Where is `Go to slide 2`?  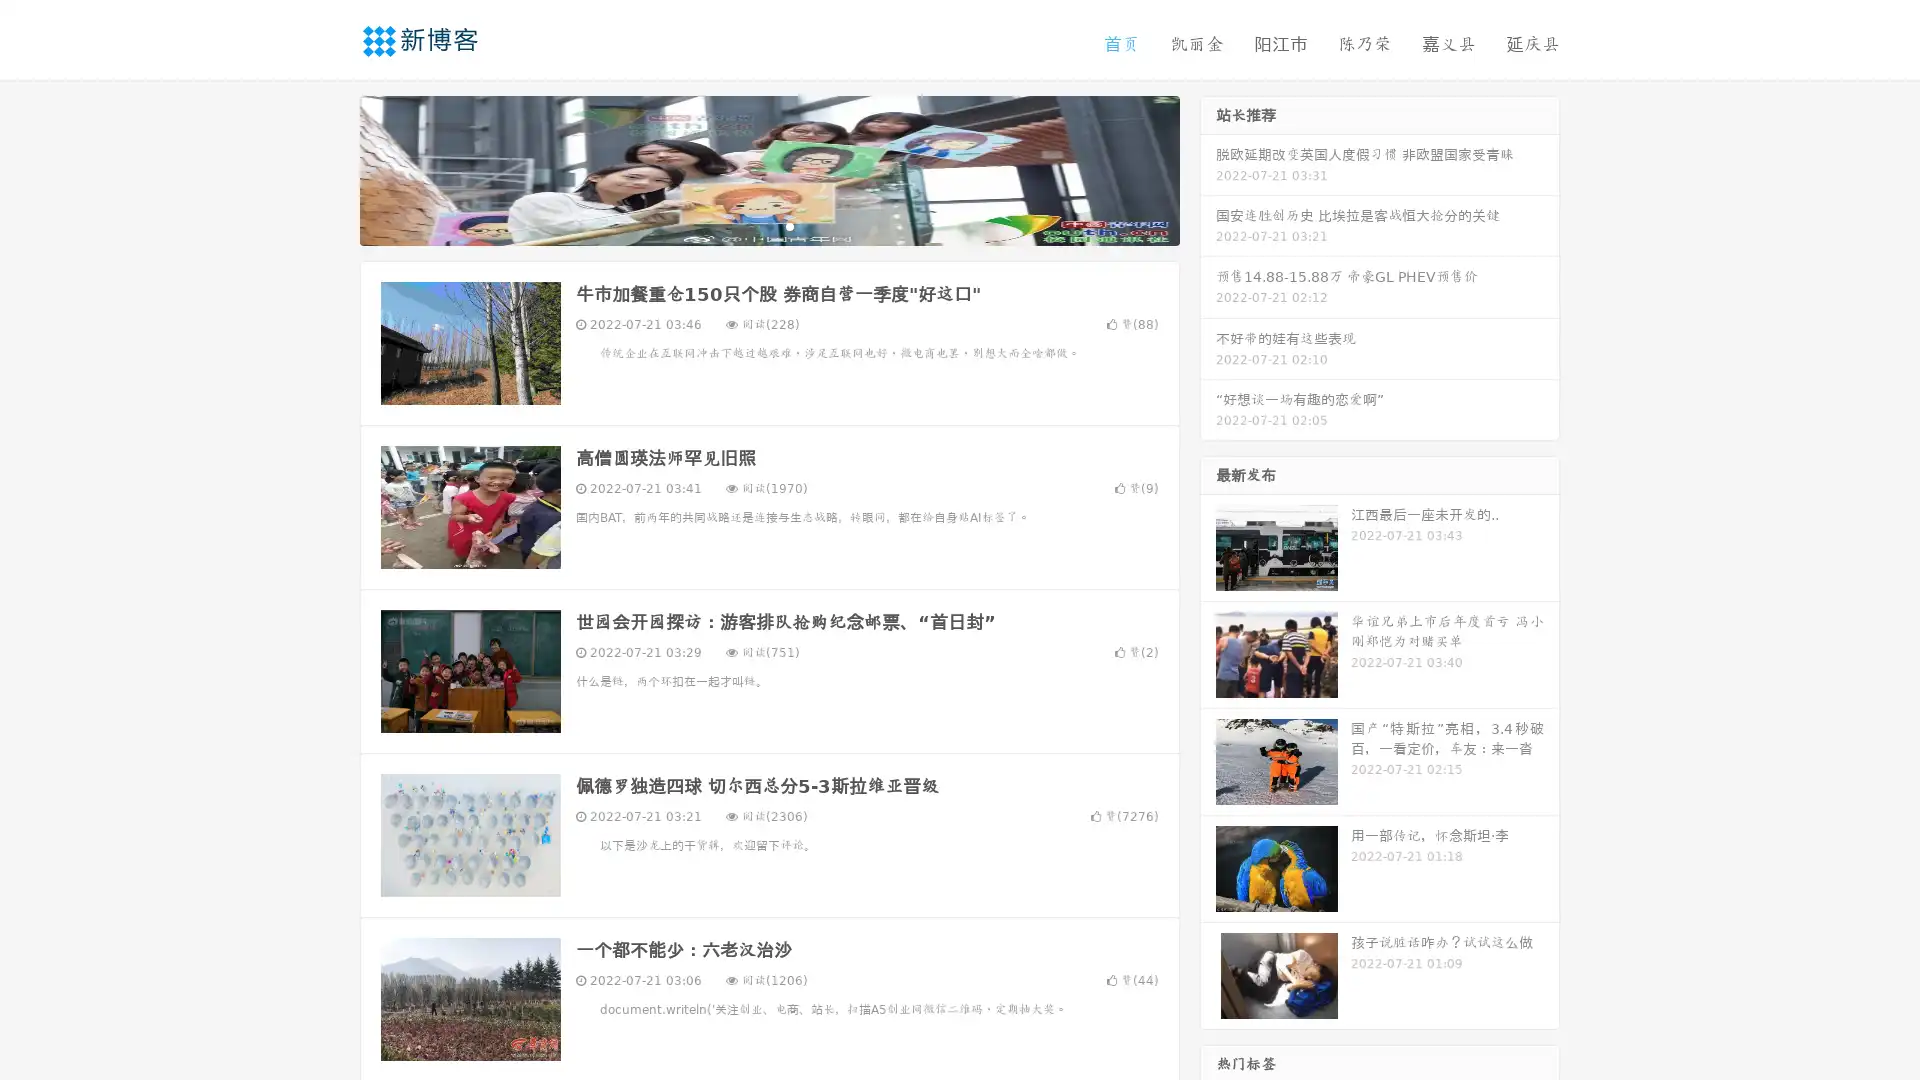
Go to slide 2 is located at coordinates (768, 225).